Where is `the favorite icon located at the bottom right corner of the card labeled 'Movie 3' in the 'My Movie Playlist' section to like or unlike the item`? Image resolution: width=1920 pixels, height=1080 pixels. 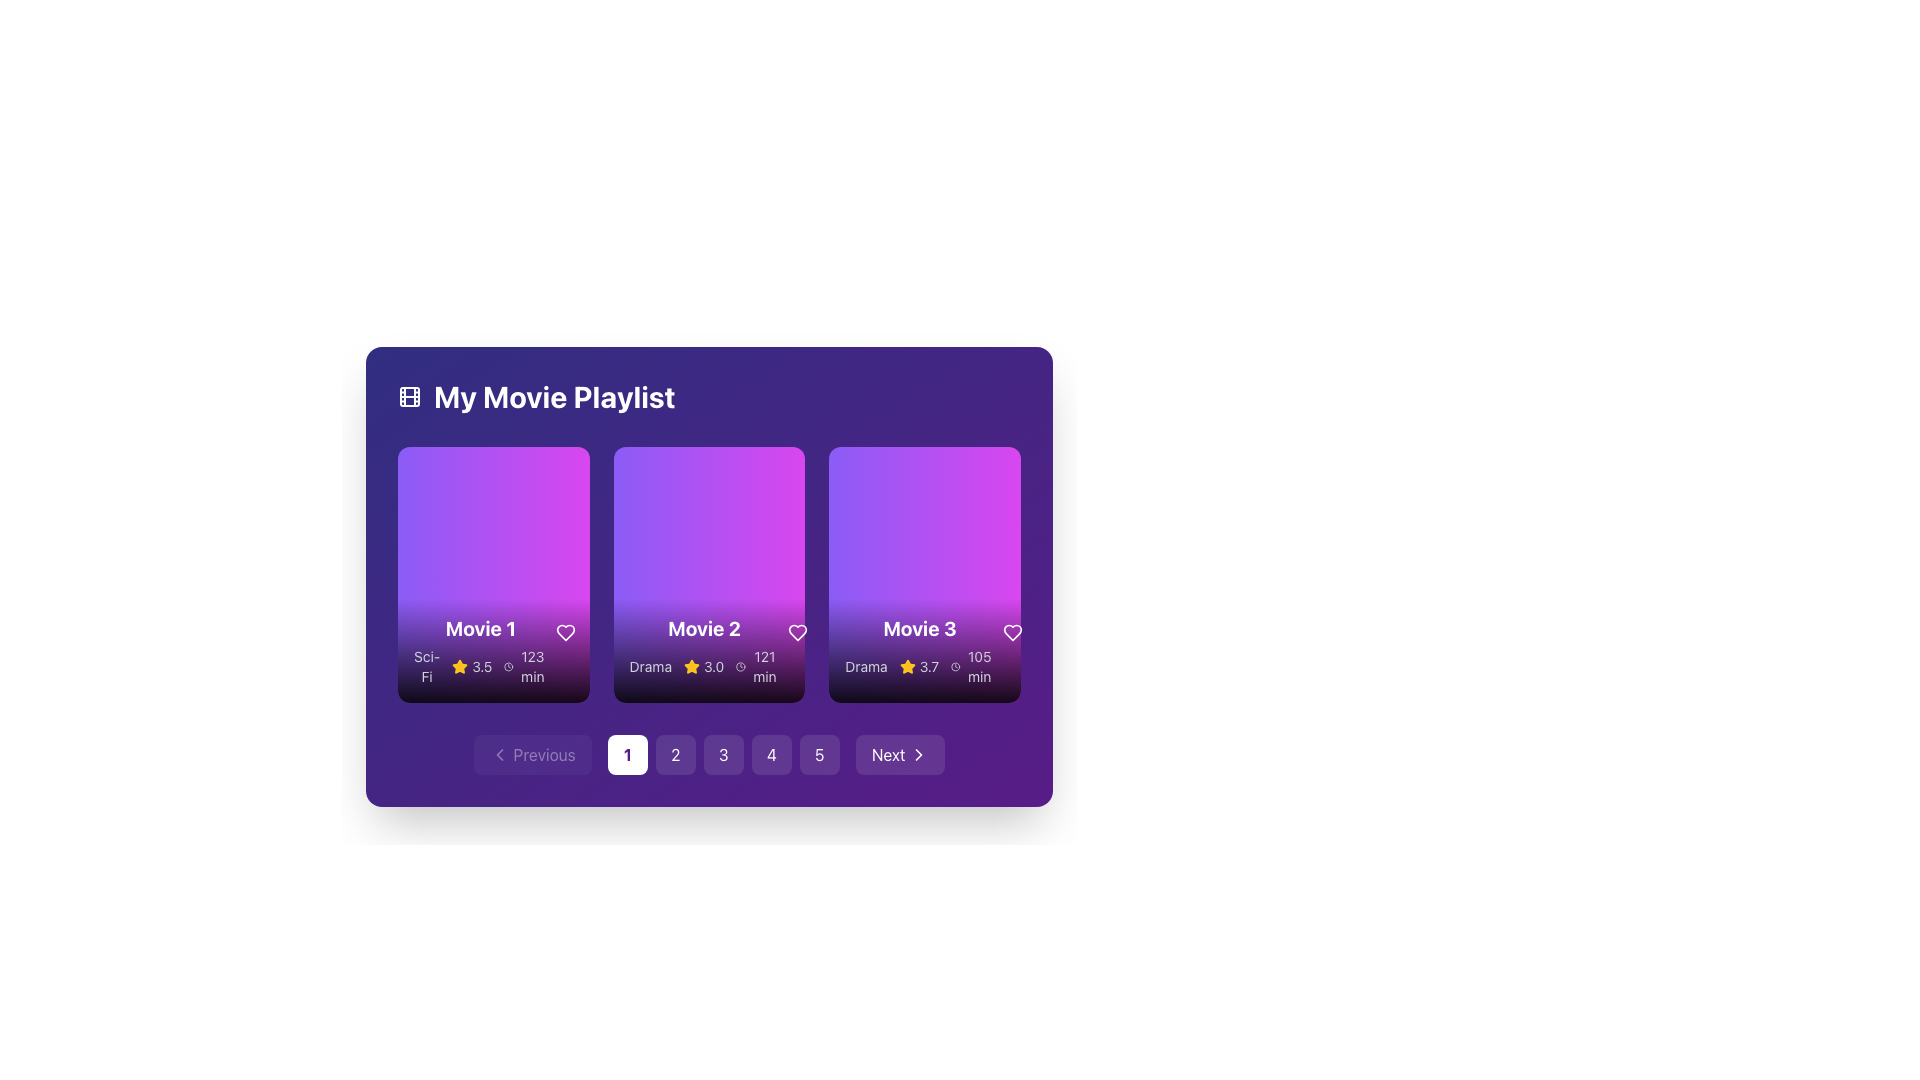 the favorite icon located at the bottom right corner of the card labeled 'Movie 3' in the 'My Movie Playlist' section to like or unlike the item is located at coordinates (1012, 632).